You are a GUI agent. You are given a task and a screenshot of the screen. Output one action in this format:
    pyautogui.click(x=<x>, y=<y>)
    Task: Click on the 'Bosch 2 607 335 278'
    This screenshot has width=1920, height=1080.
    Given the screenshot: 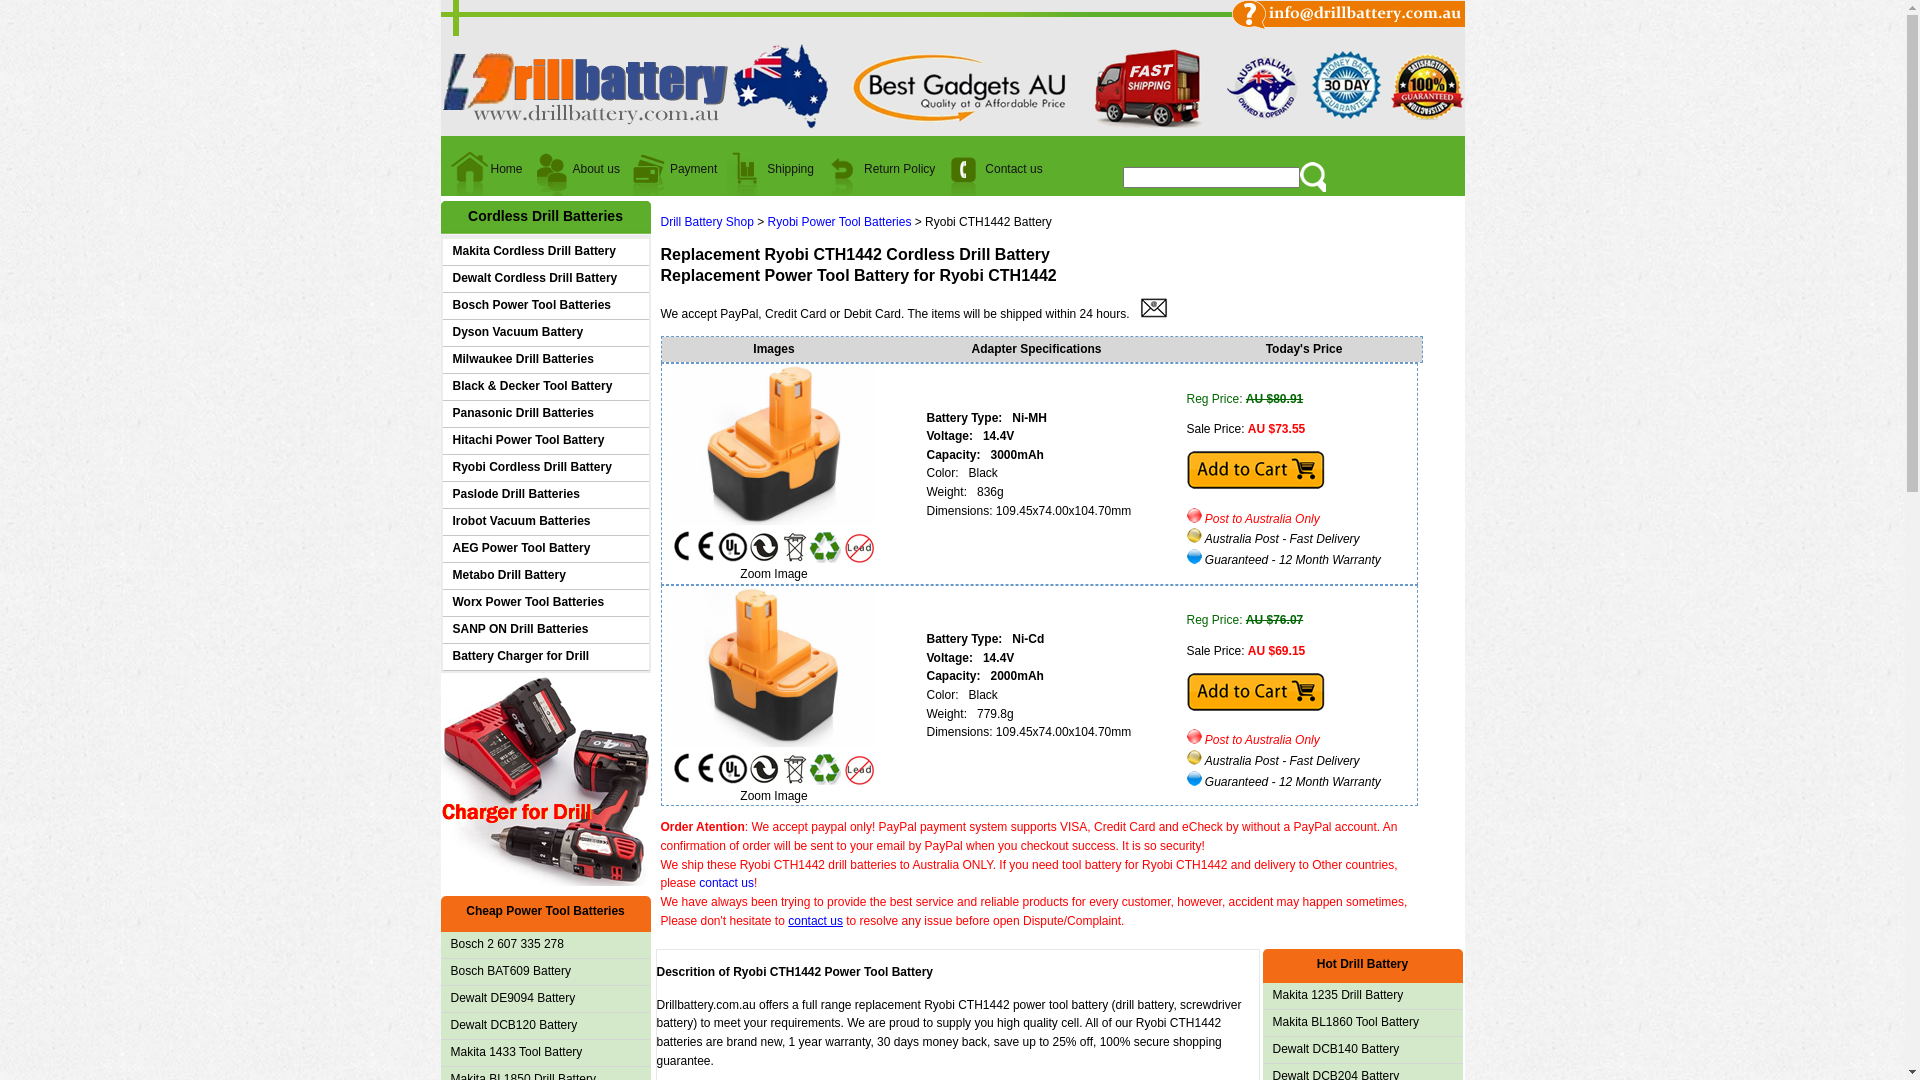 What is the action you would take?
    pyautogui.click(x=439, y=945)
    